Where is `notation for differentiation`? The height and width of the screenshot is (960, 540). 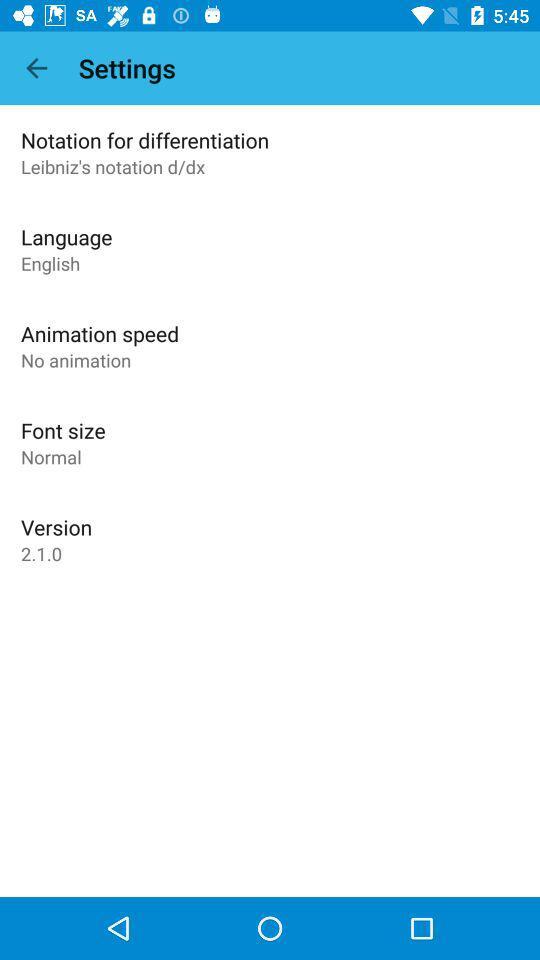 notation for differentiation is located at coordinates (144, 139).